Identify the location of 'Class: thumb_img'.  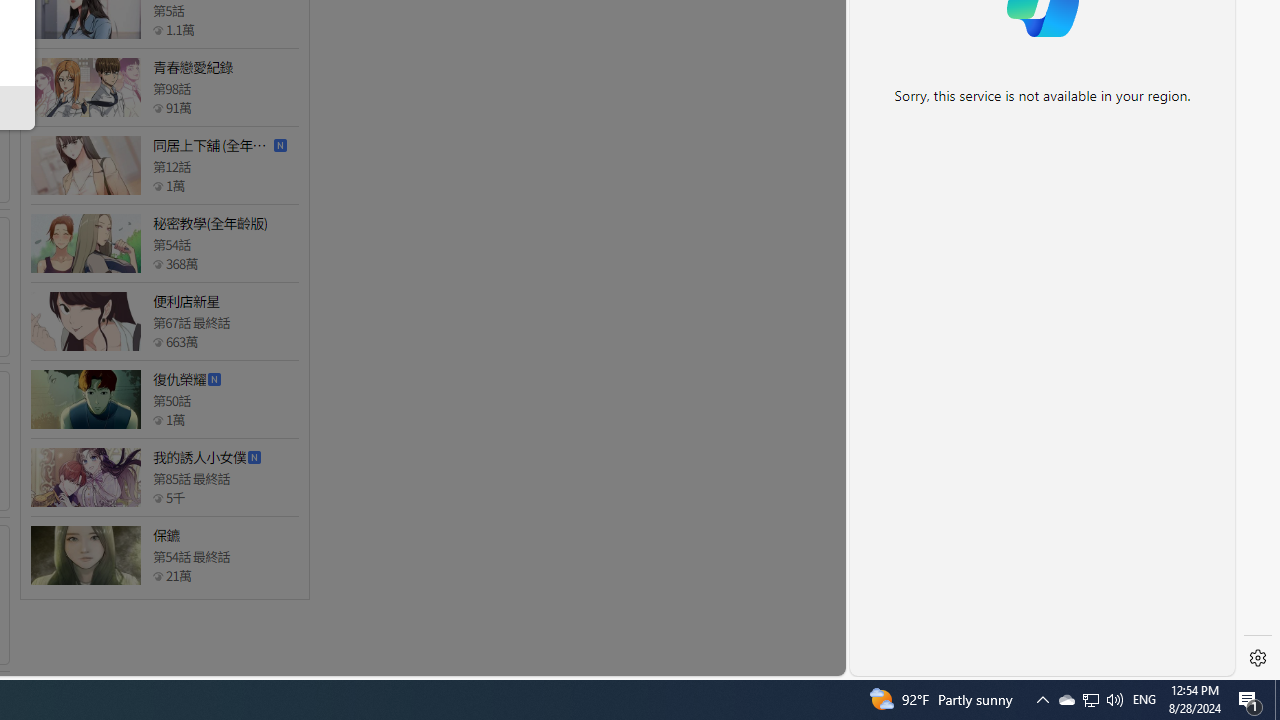
(84, 555).